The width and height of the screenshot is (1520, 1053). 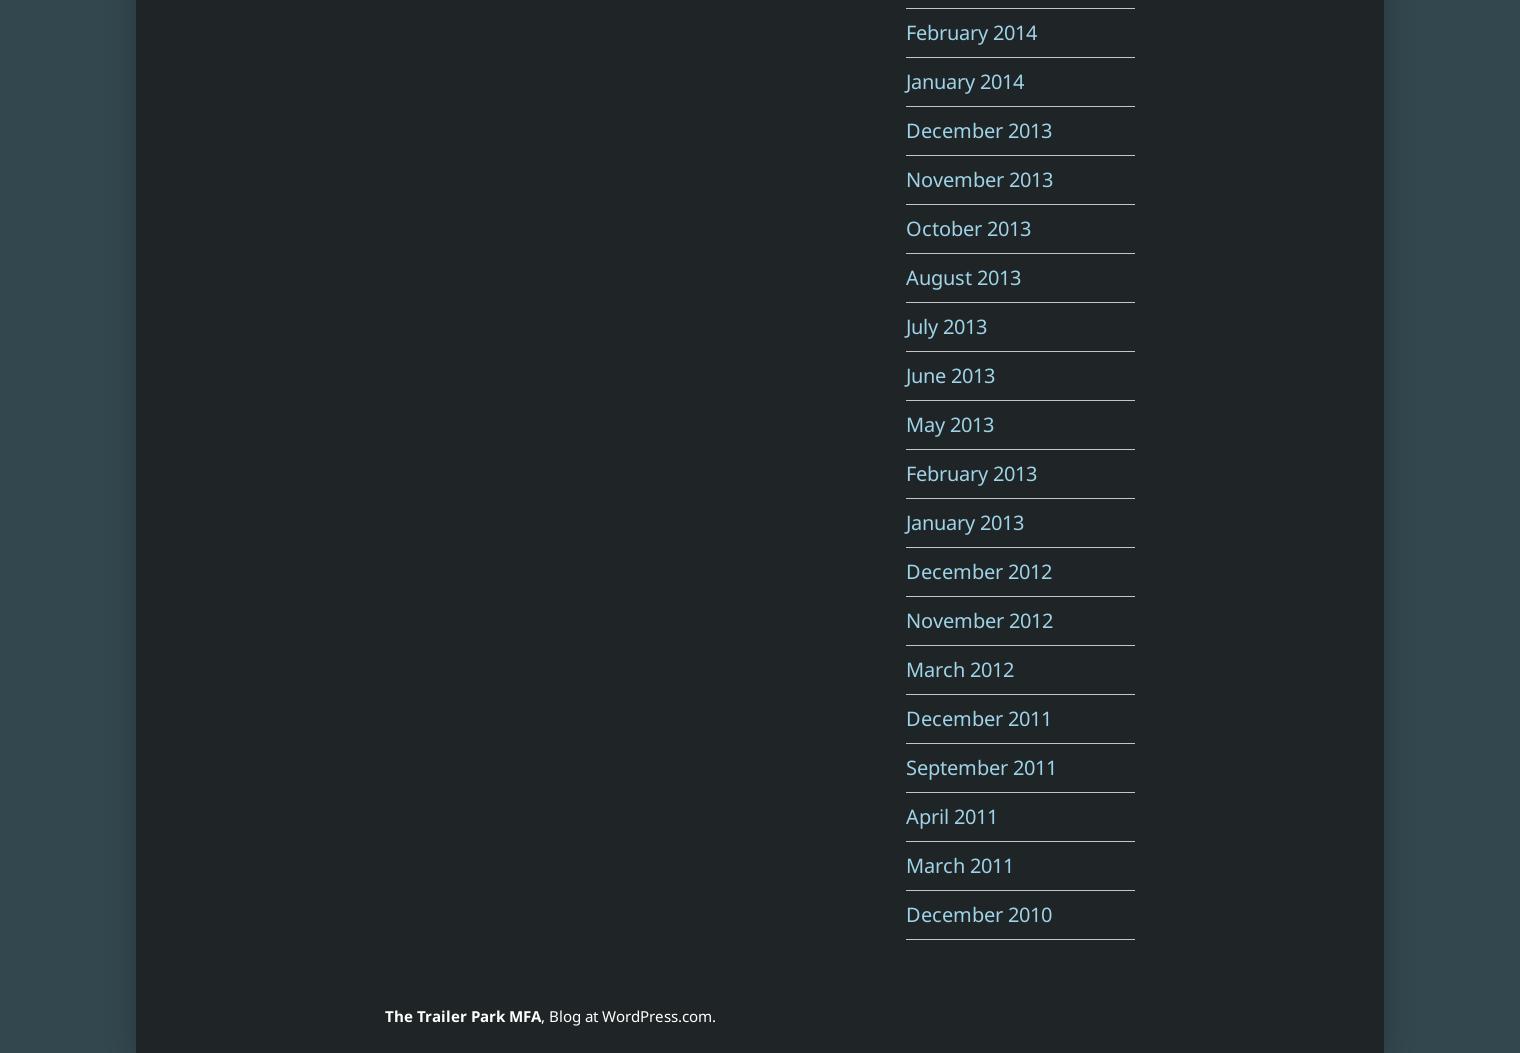 I want to click on 'March 2012', so click(x=959, y=668).